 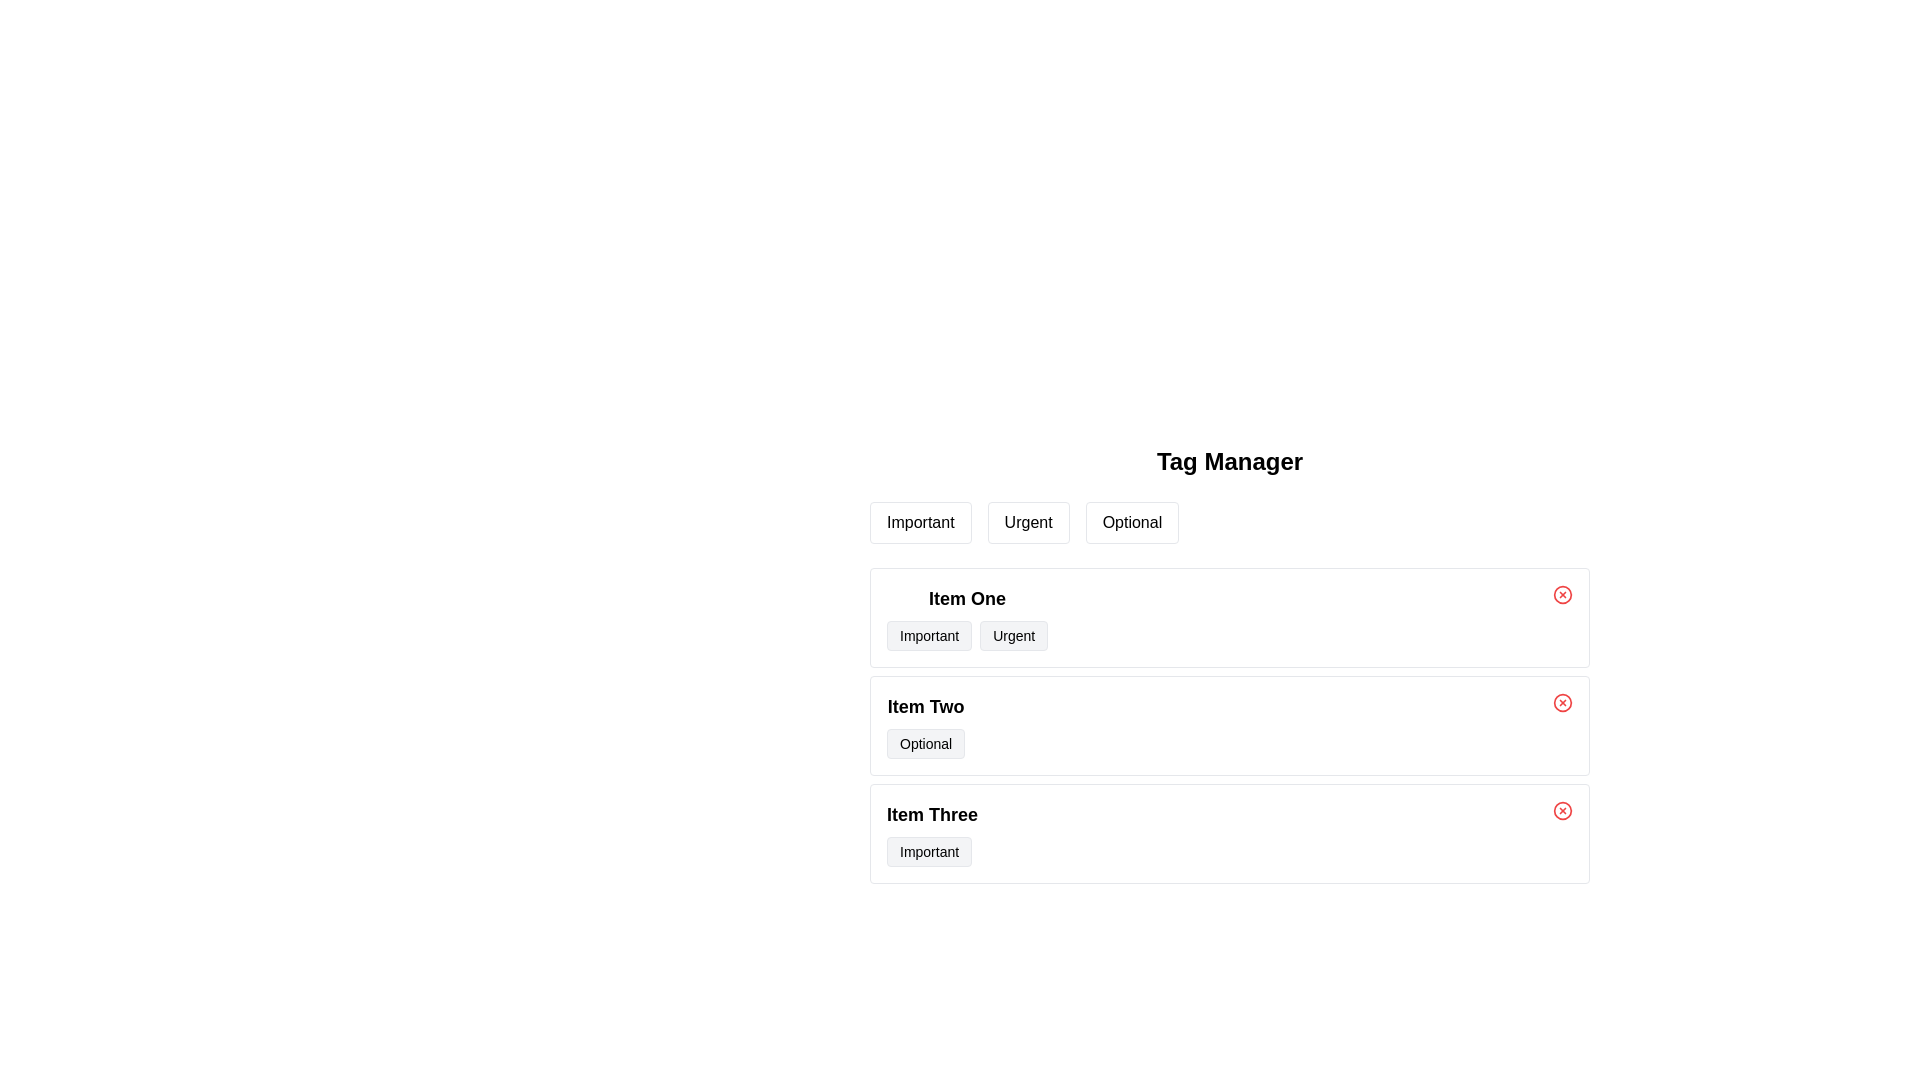 I want to click on the button labeled 'Urgent' which is the second button in a horizontal sequence of three buttons located below the header 'Tag Manager', so click(x=1028, y=522).